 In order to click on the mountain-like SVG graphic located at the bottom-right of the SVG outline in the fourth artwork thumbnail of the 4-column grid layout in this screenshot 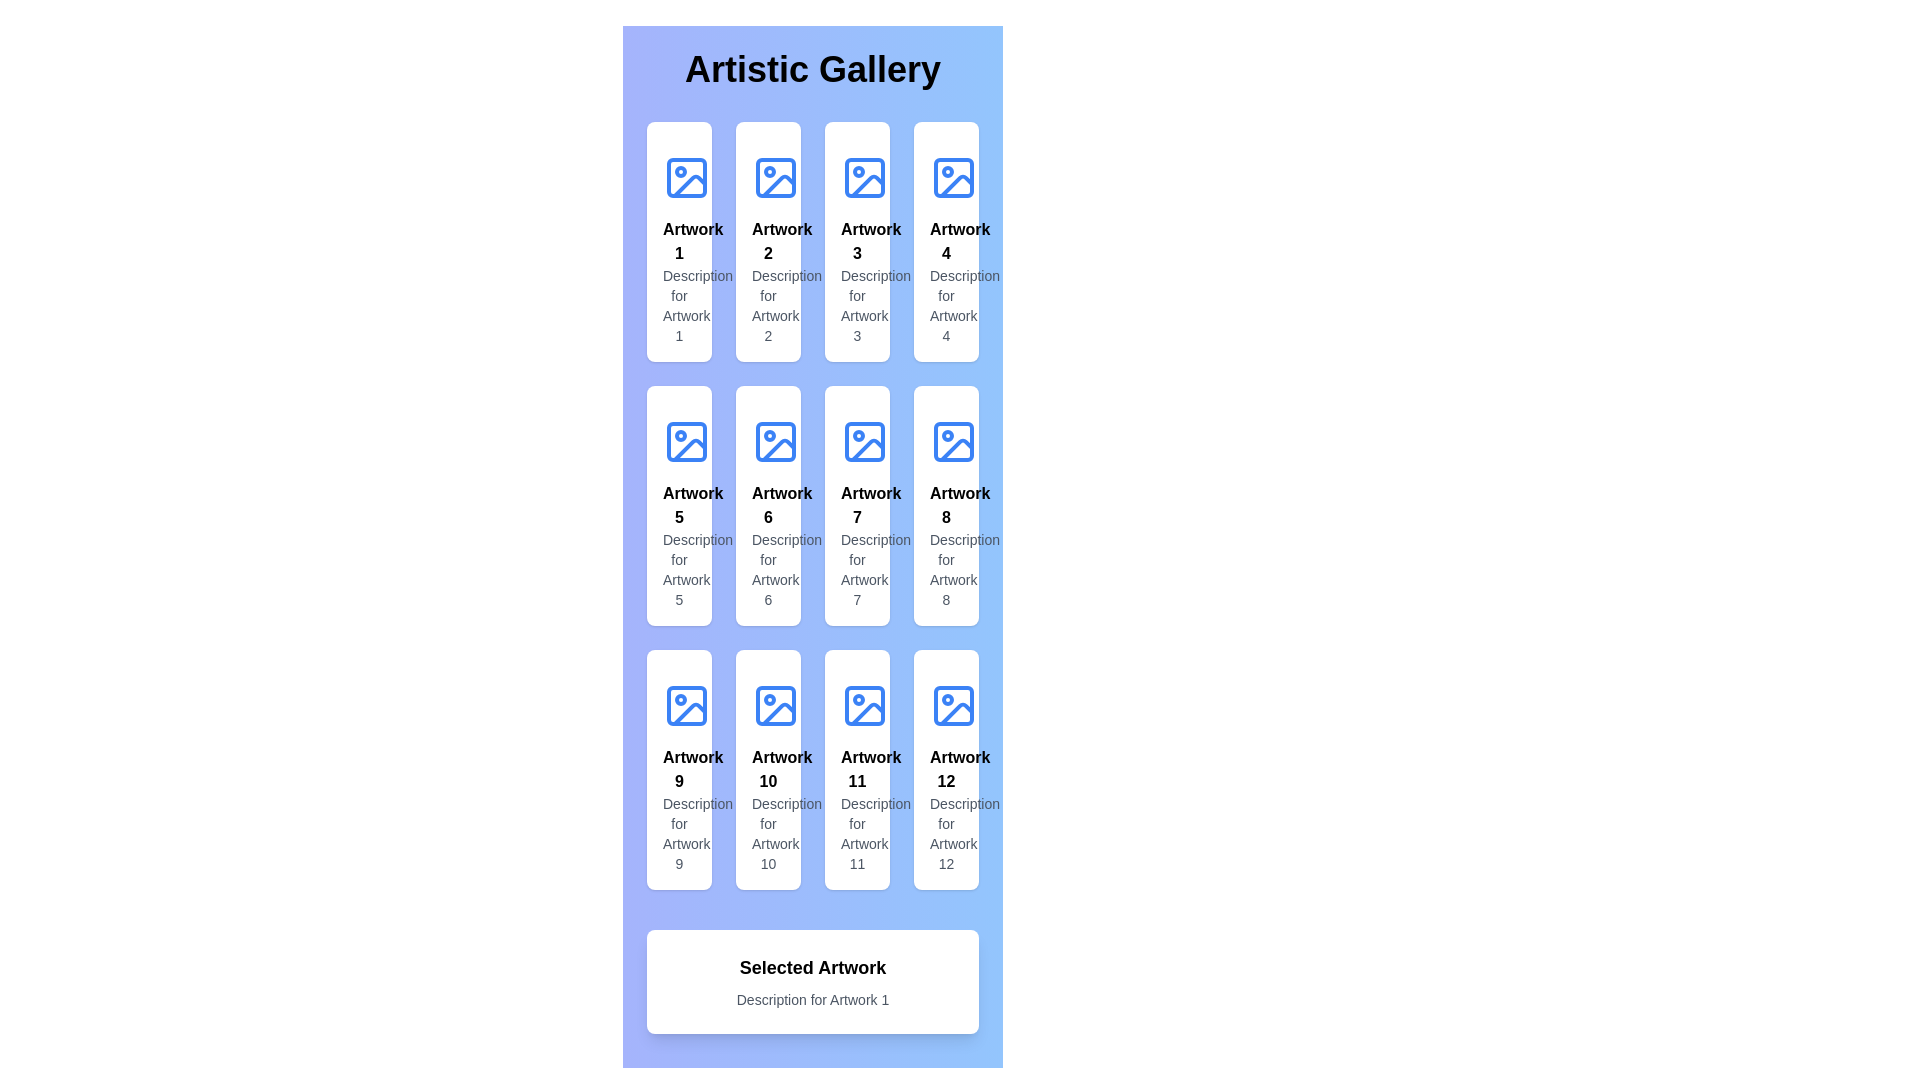, I will do `click(955, 185)`.